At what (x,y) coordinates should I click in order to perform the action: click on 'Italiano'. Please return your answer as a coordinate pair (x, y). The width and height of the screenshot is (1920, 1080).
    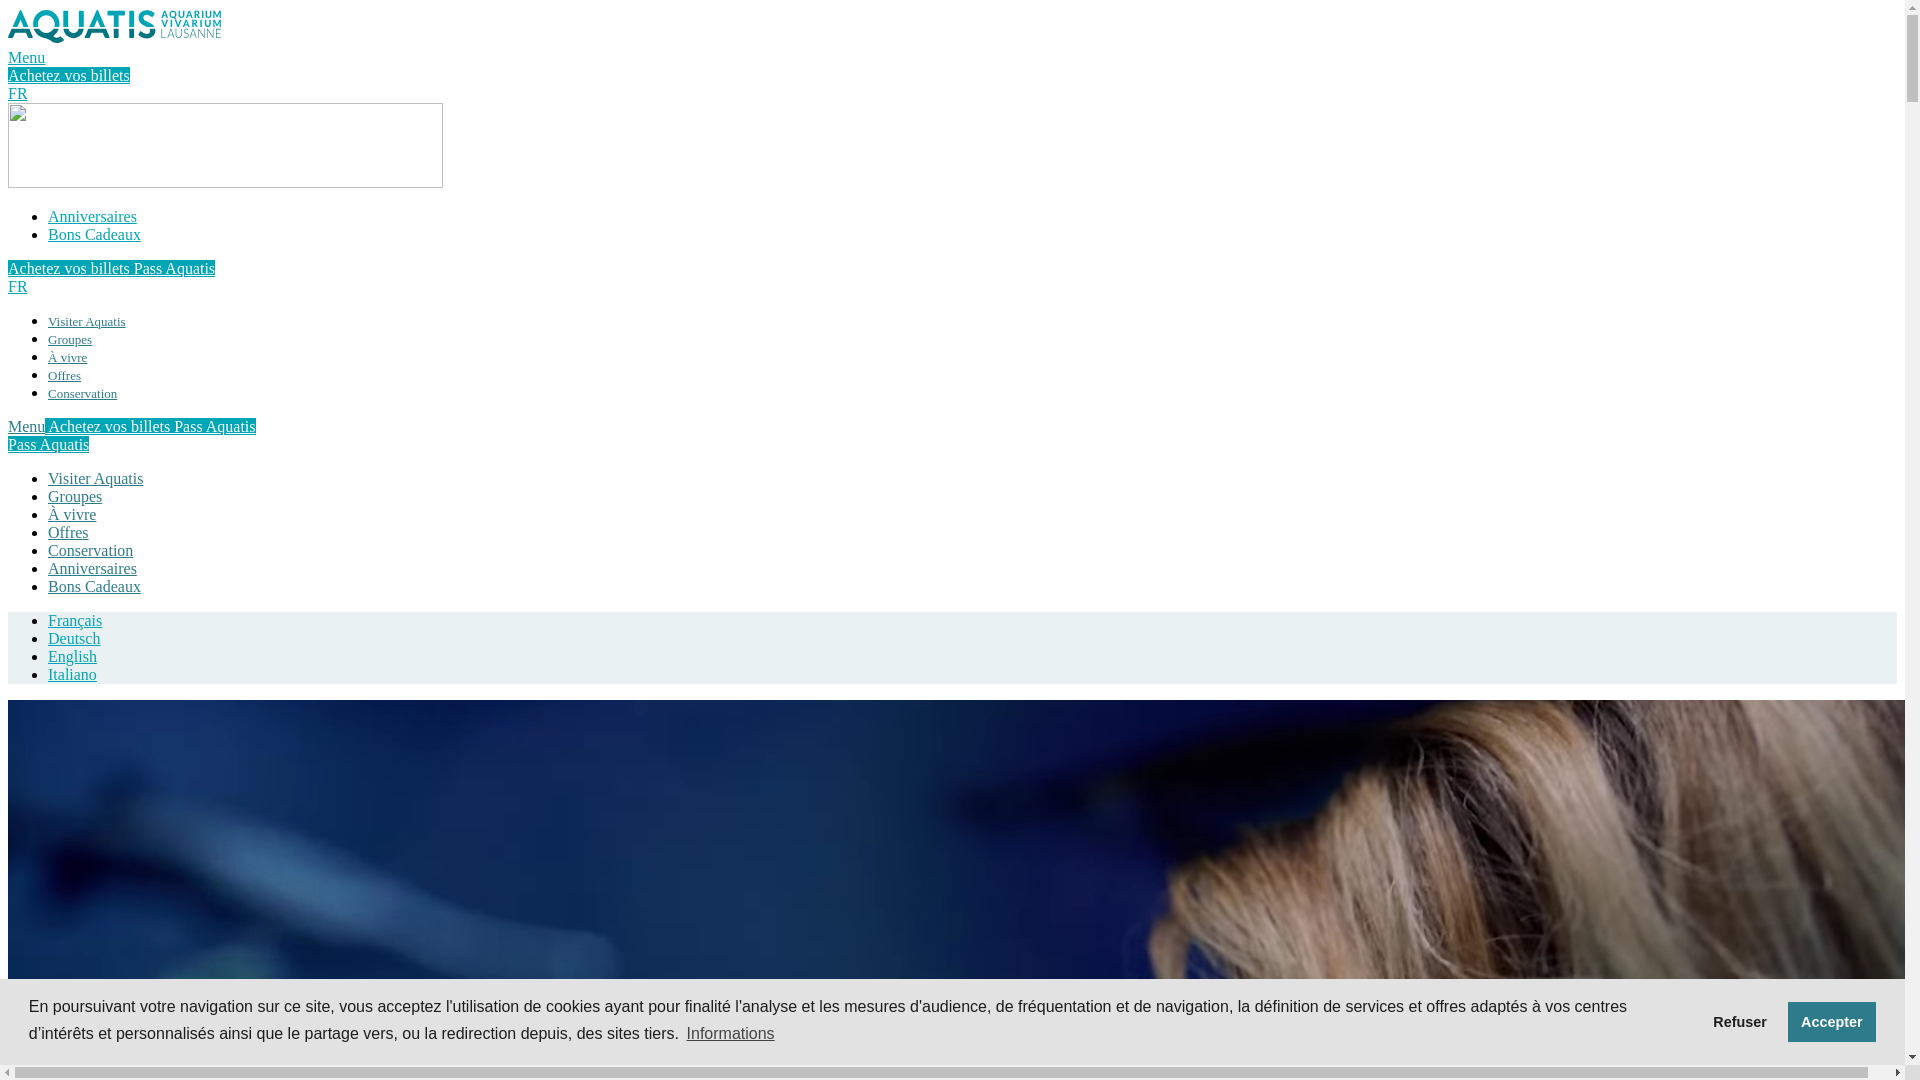
    Looking at the image, I should click on (72, 674).